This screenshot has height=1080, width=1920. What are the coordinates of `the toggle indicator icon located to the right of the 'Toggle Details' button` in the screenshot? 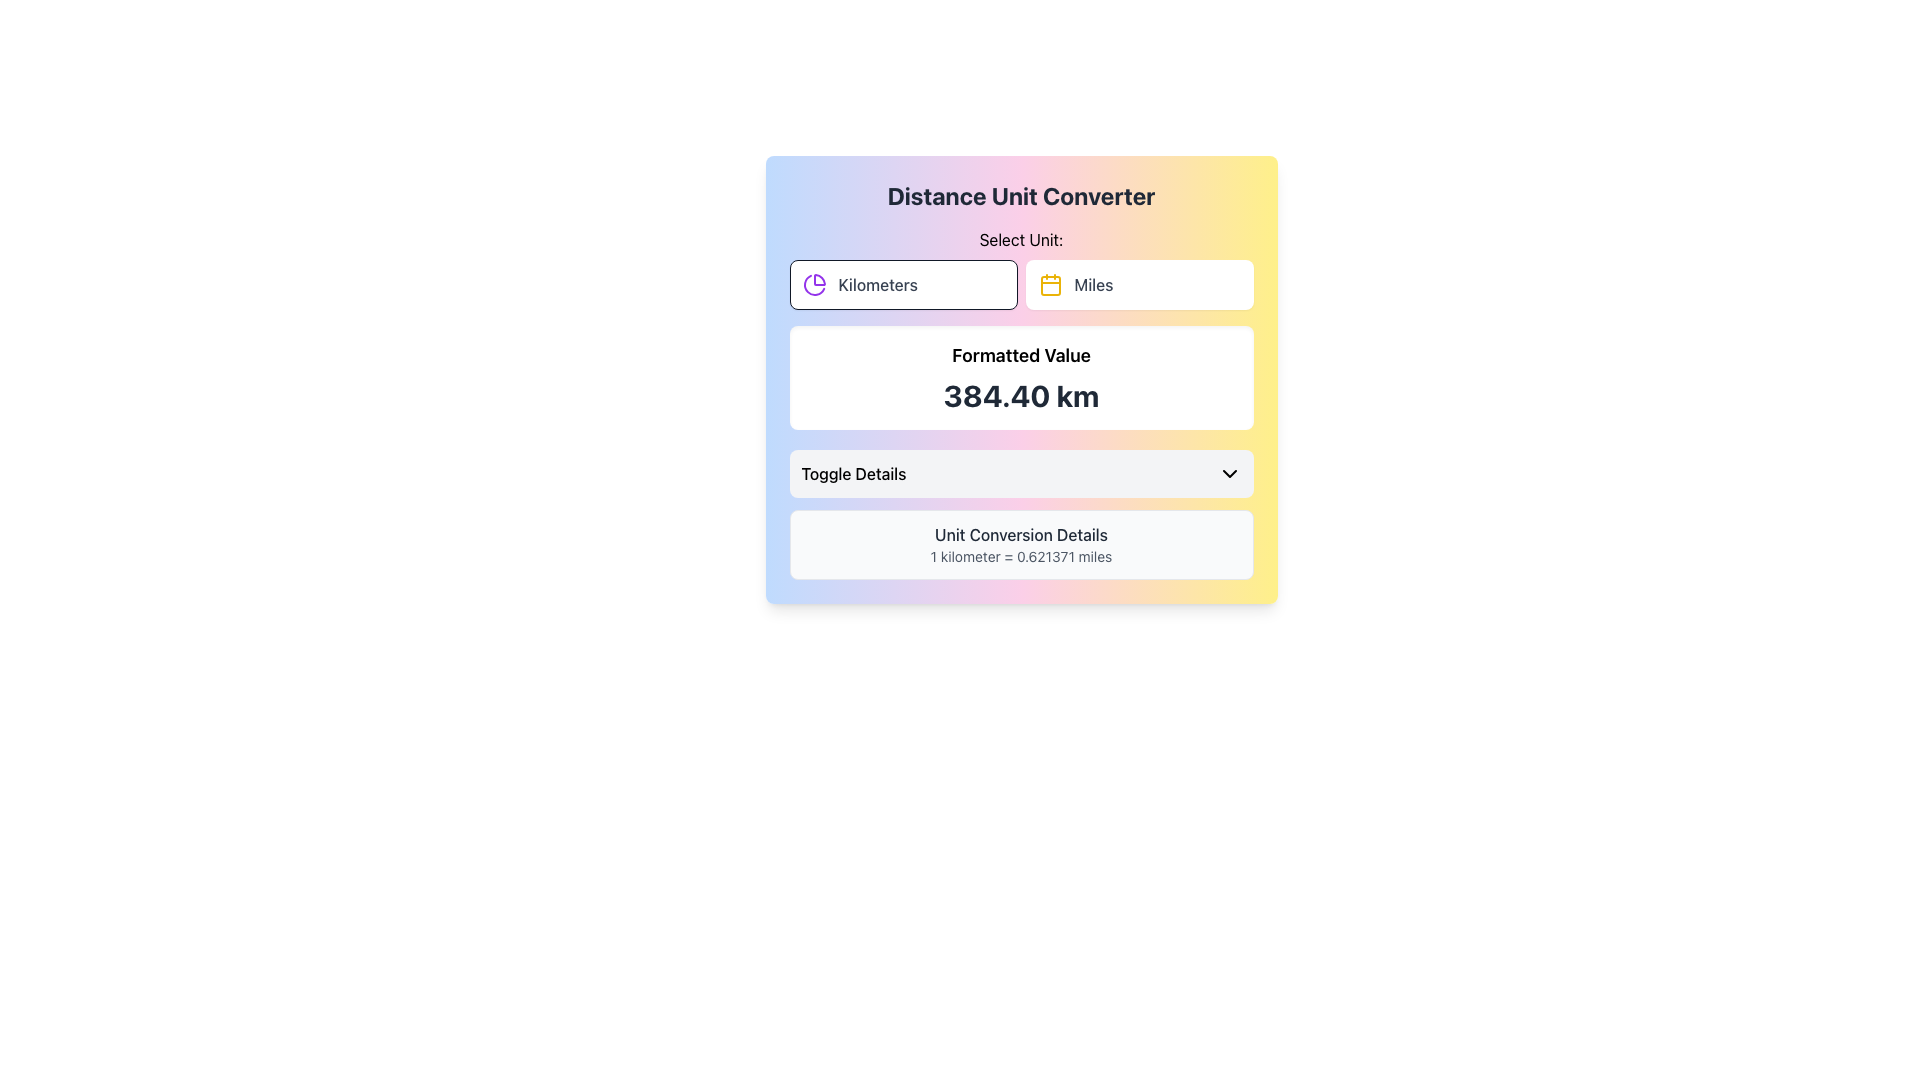 It's located at (1228, 474).